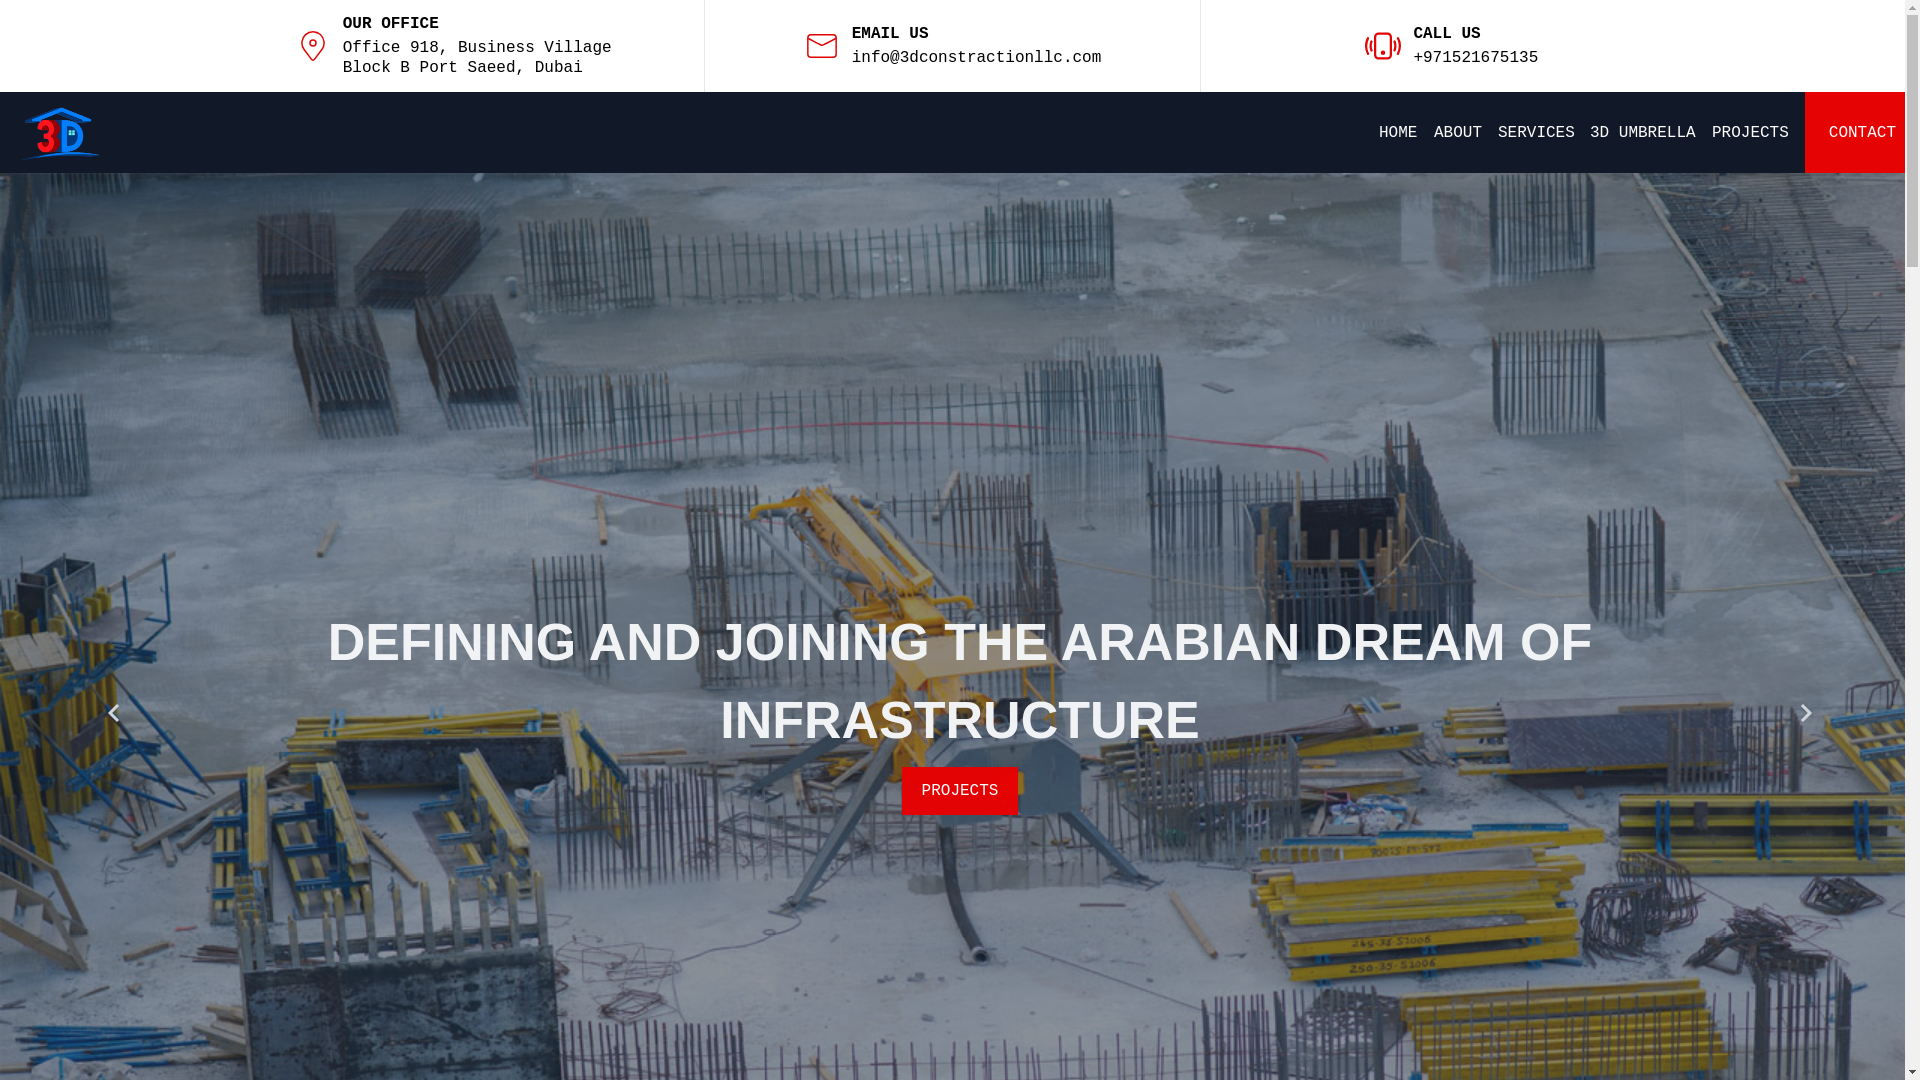  I want to click on 'HOME', so click(1396, 132).